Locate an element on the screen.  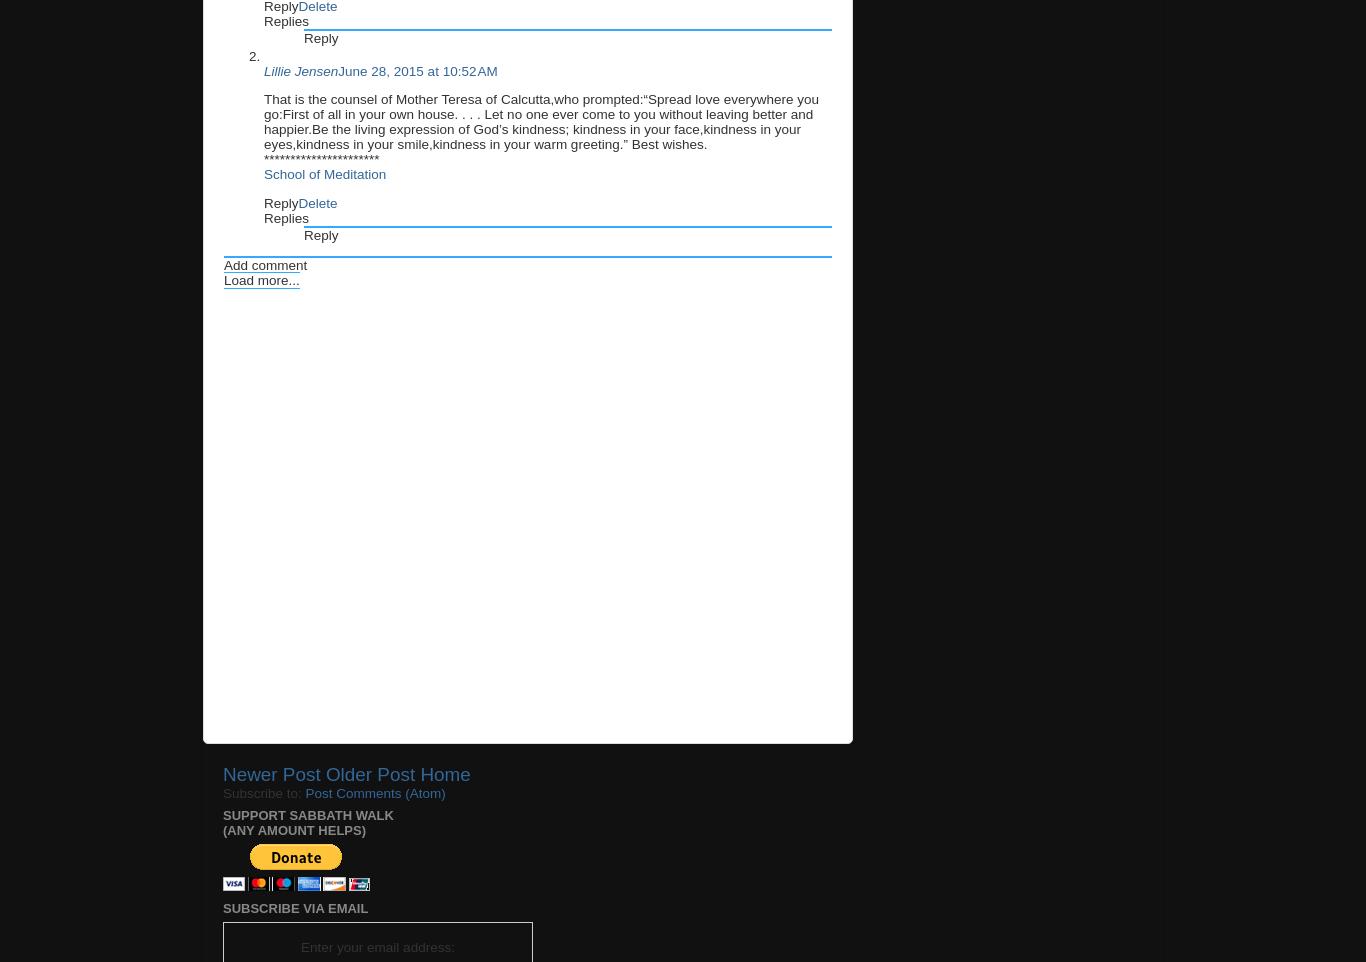
'Enter your email address:' is located at coordinates (376, 946).